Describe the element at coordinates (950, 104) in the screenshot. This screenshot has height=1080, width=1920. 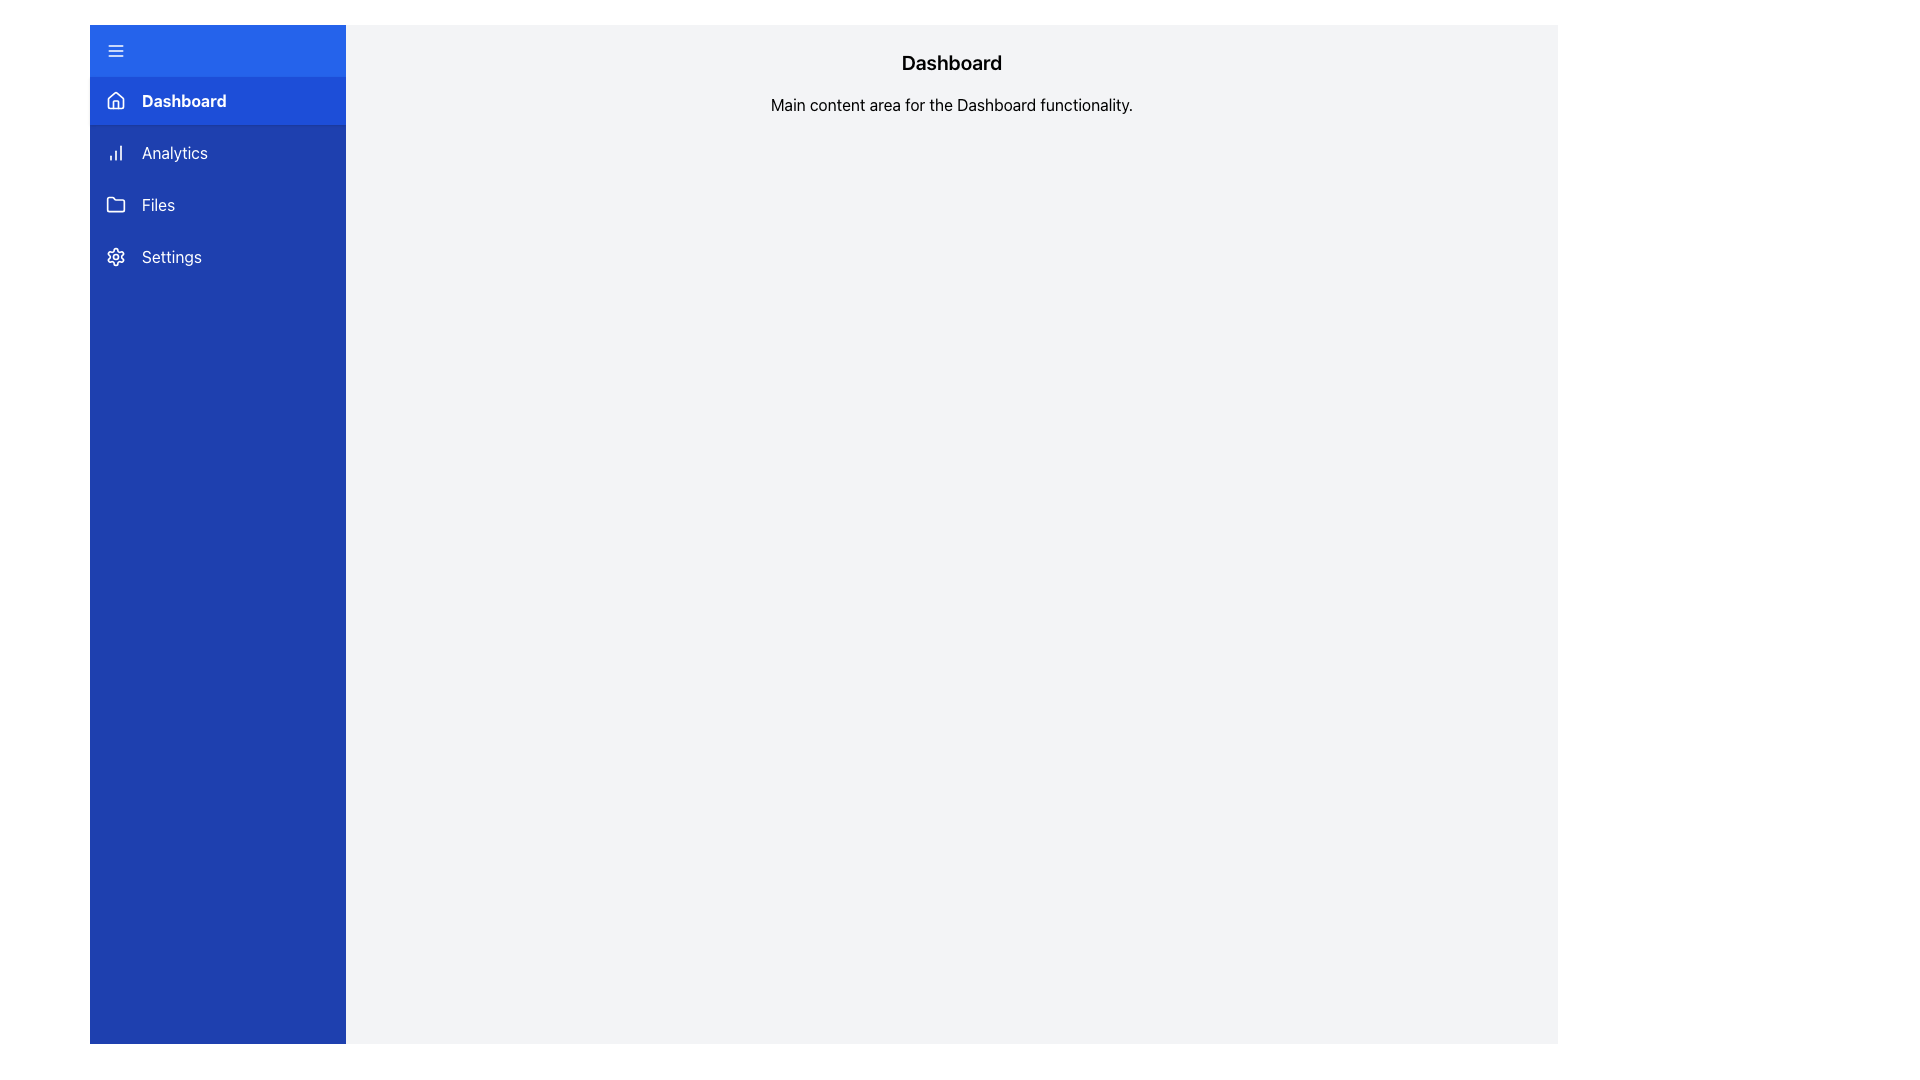
I see `the text field displaying the message 'Main content area for the Dashboard functionality.' which is located directly below the 'Dashboard' header` at that location.